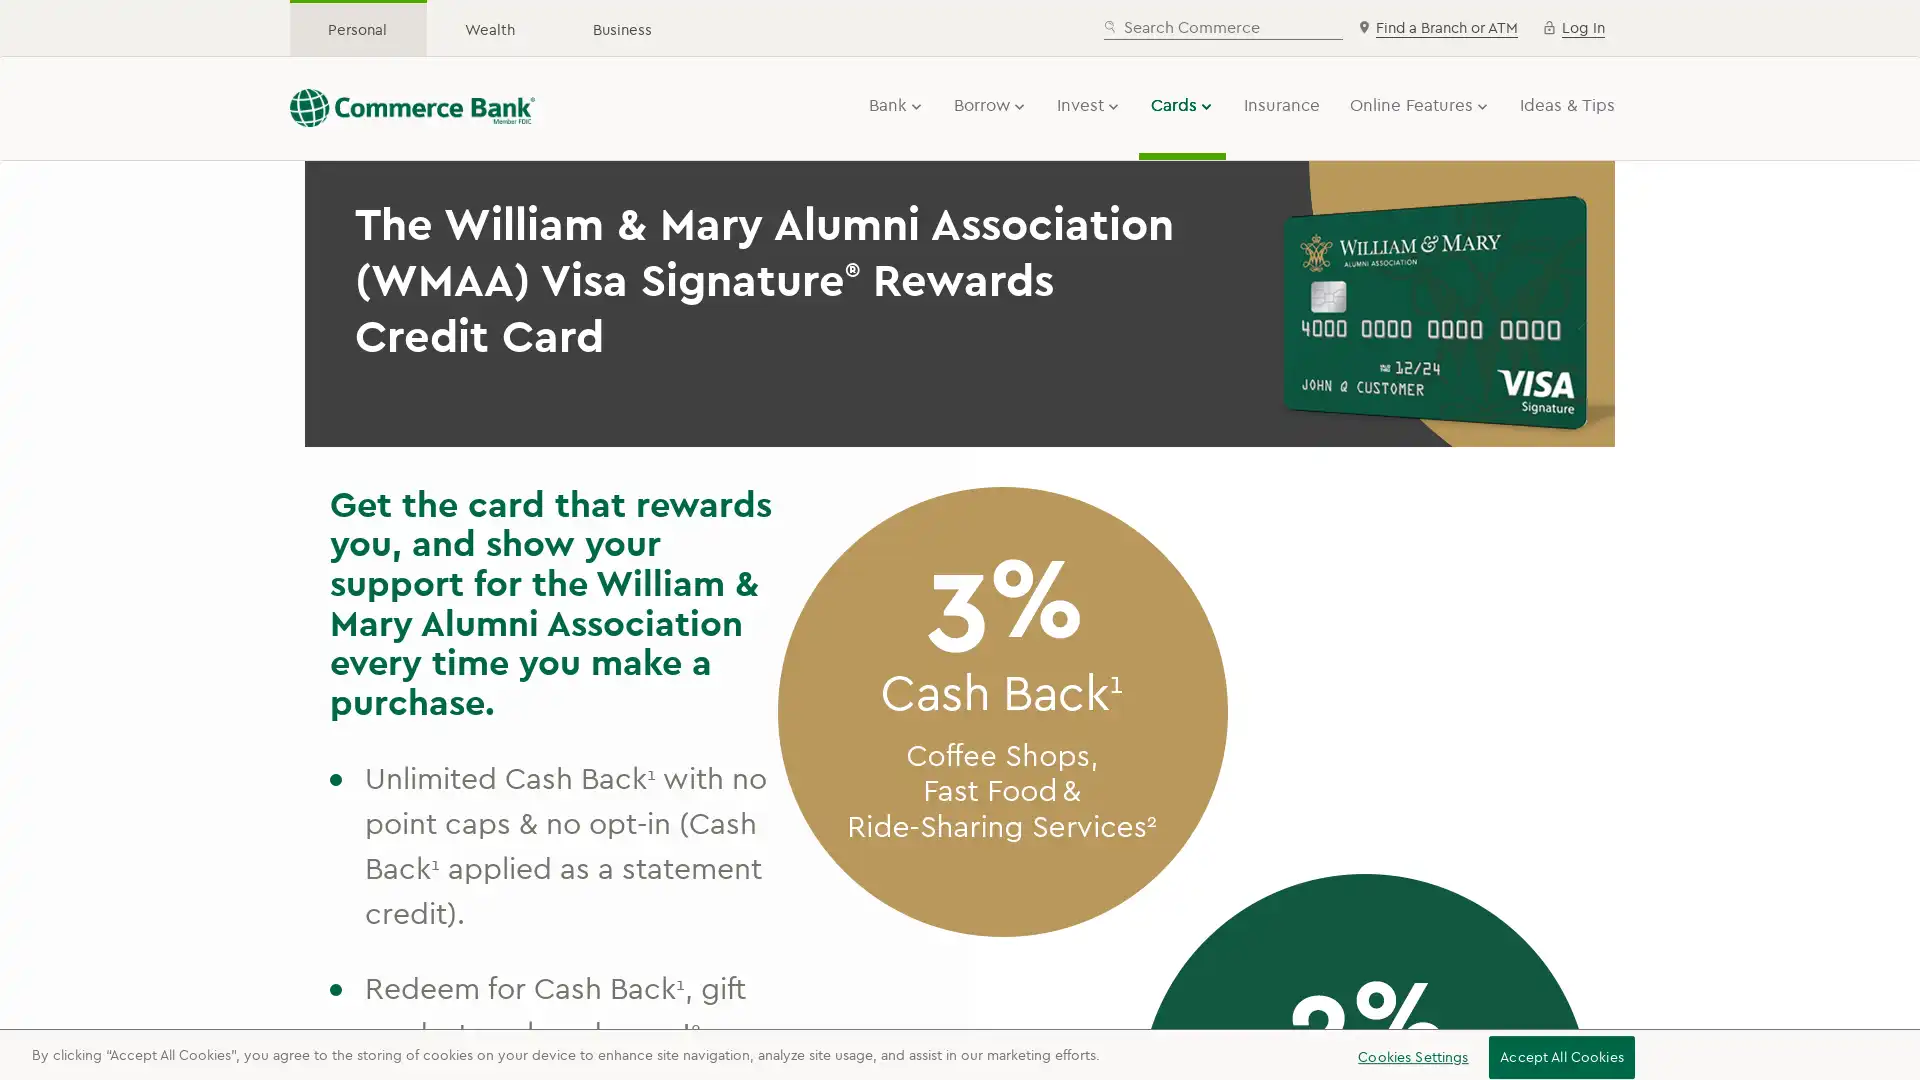  I want to click on Ideas & Tips, so click(1566, 104).